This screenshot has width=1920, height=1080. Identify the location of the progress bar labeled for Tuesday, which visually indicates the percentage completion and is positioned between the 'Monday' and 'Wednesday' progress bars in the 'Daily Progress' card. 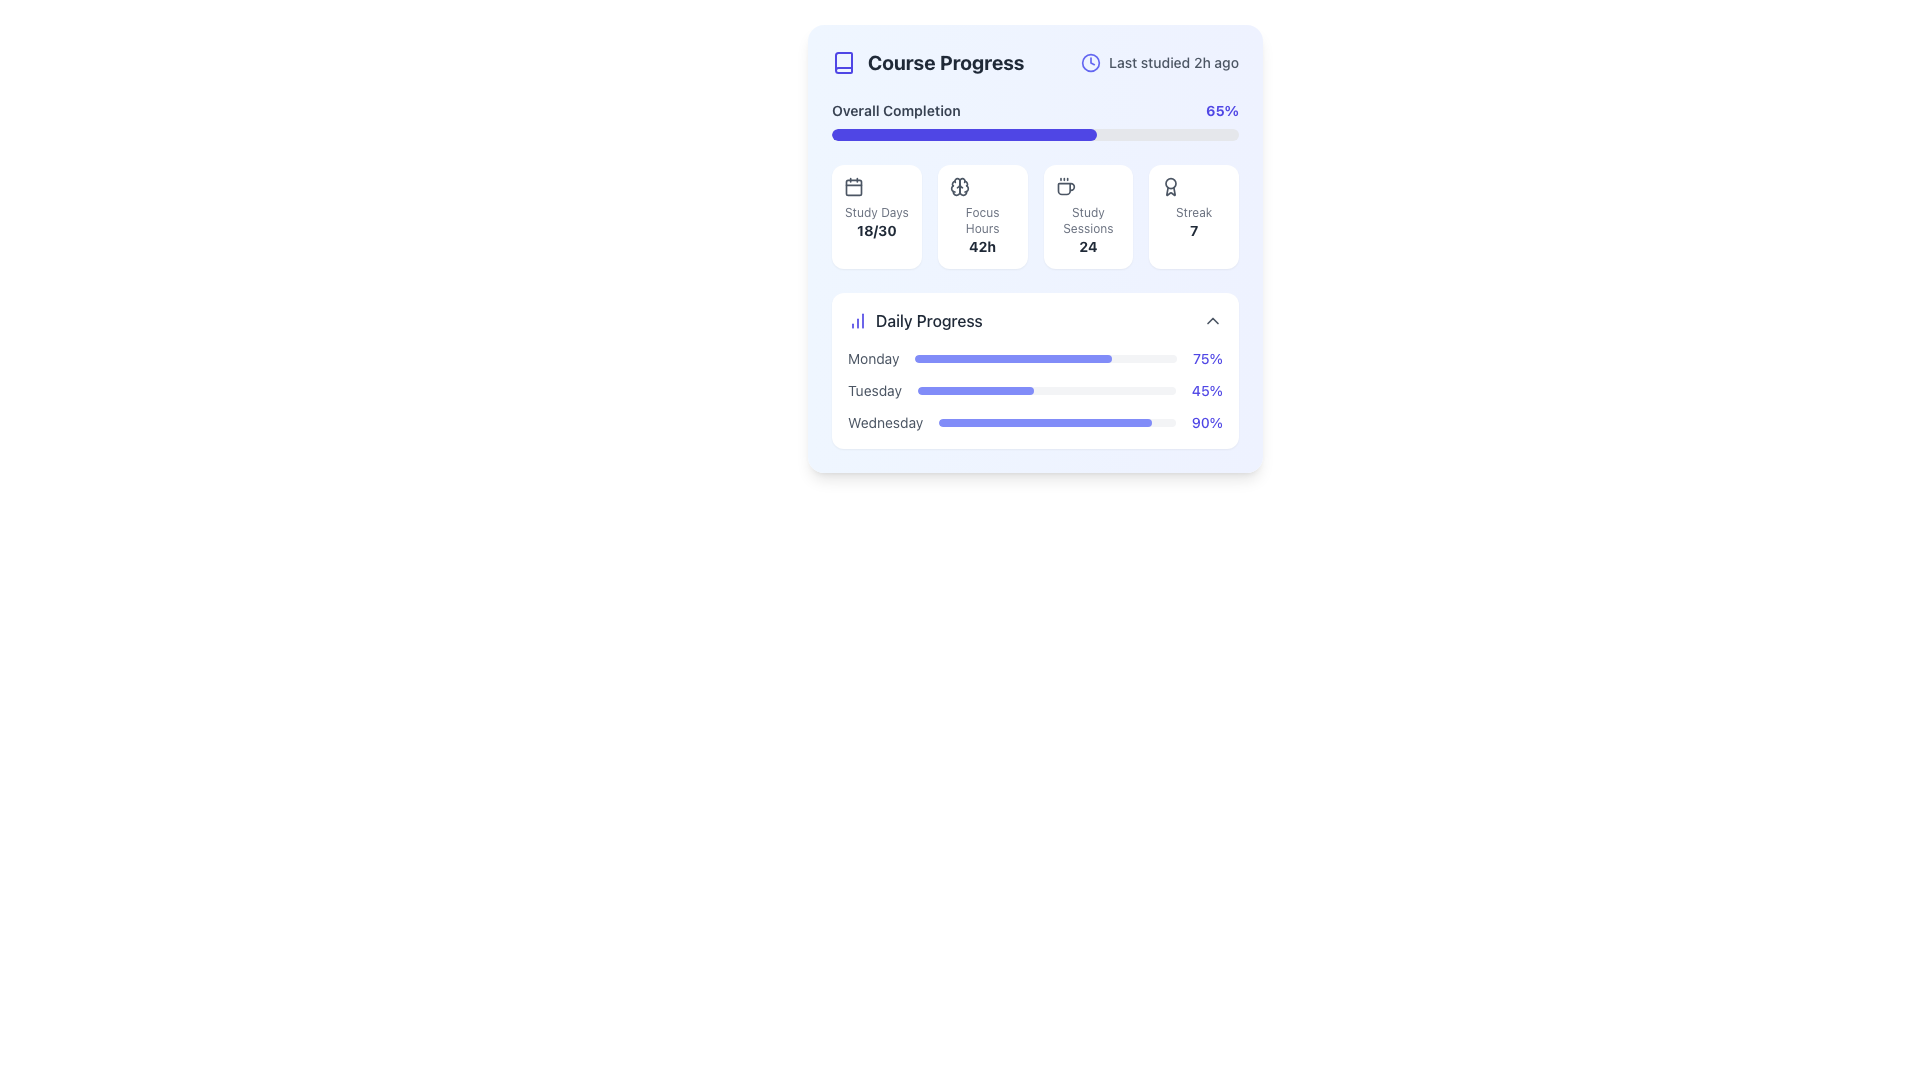
(1035, 390).